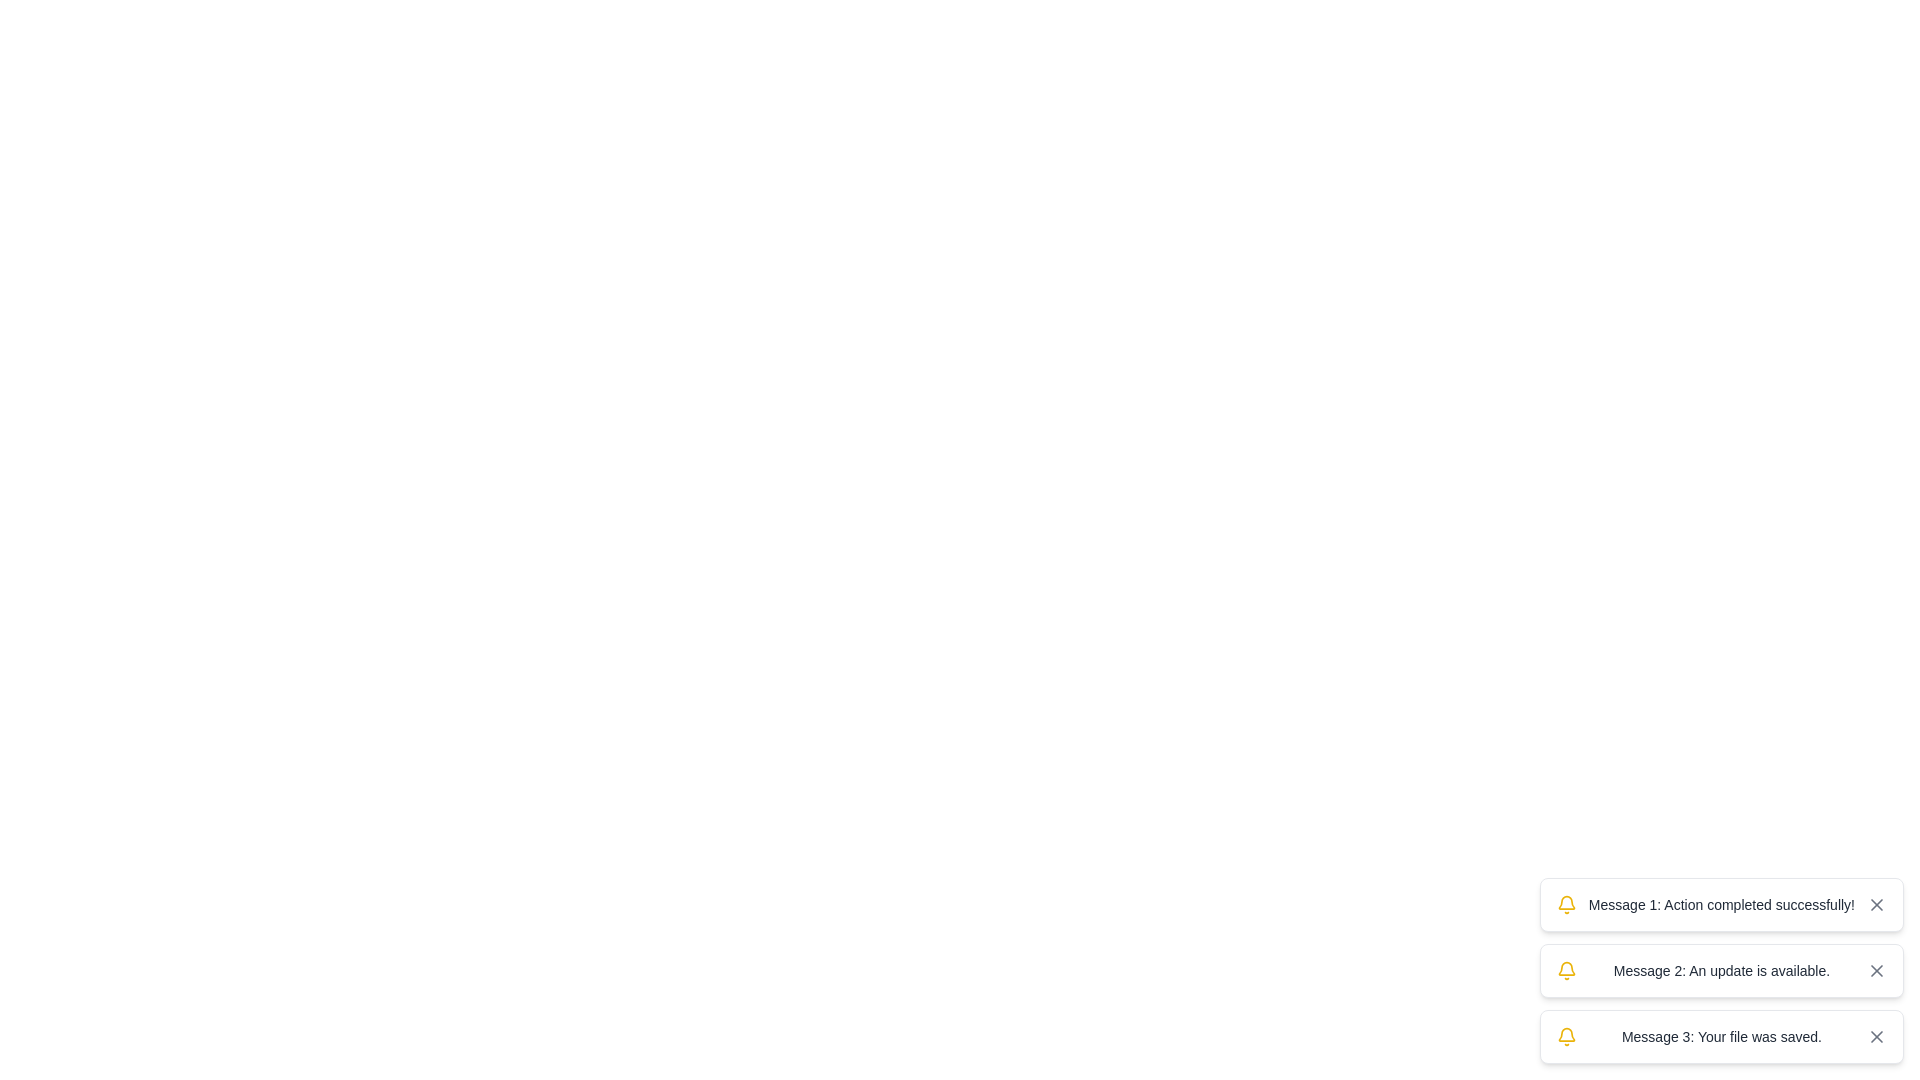 The image size is (1920, 1080). I want to click on the gray 'X' mark icon at the bottom-right corner of the notification box displaying 'Message 3: Your file was saved.', so click(1875, 1036).